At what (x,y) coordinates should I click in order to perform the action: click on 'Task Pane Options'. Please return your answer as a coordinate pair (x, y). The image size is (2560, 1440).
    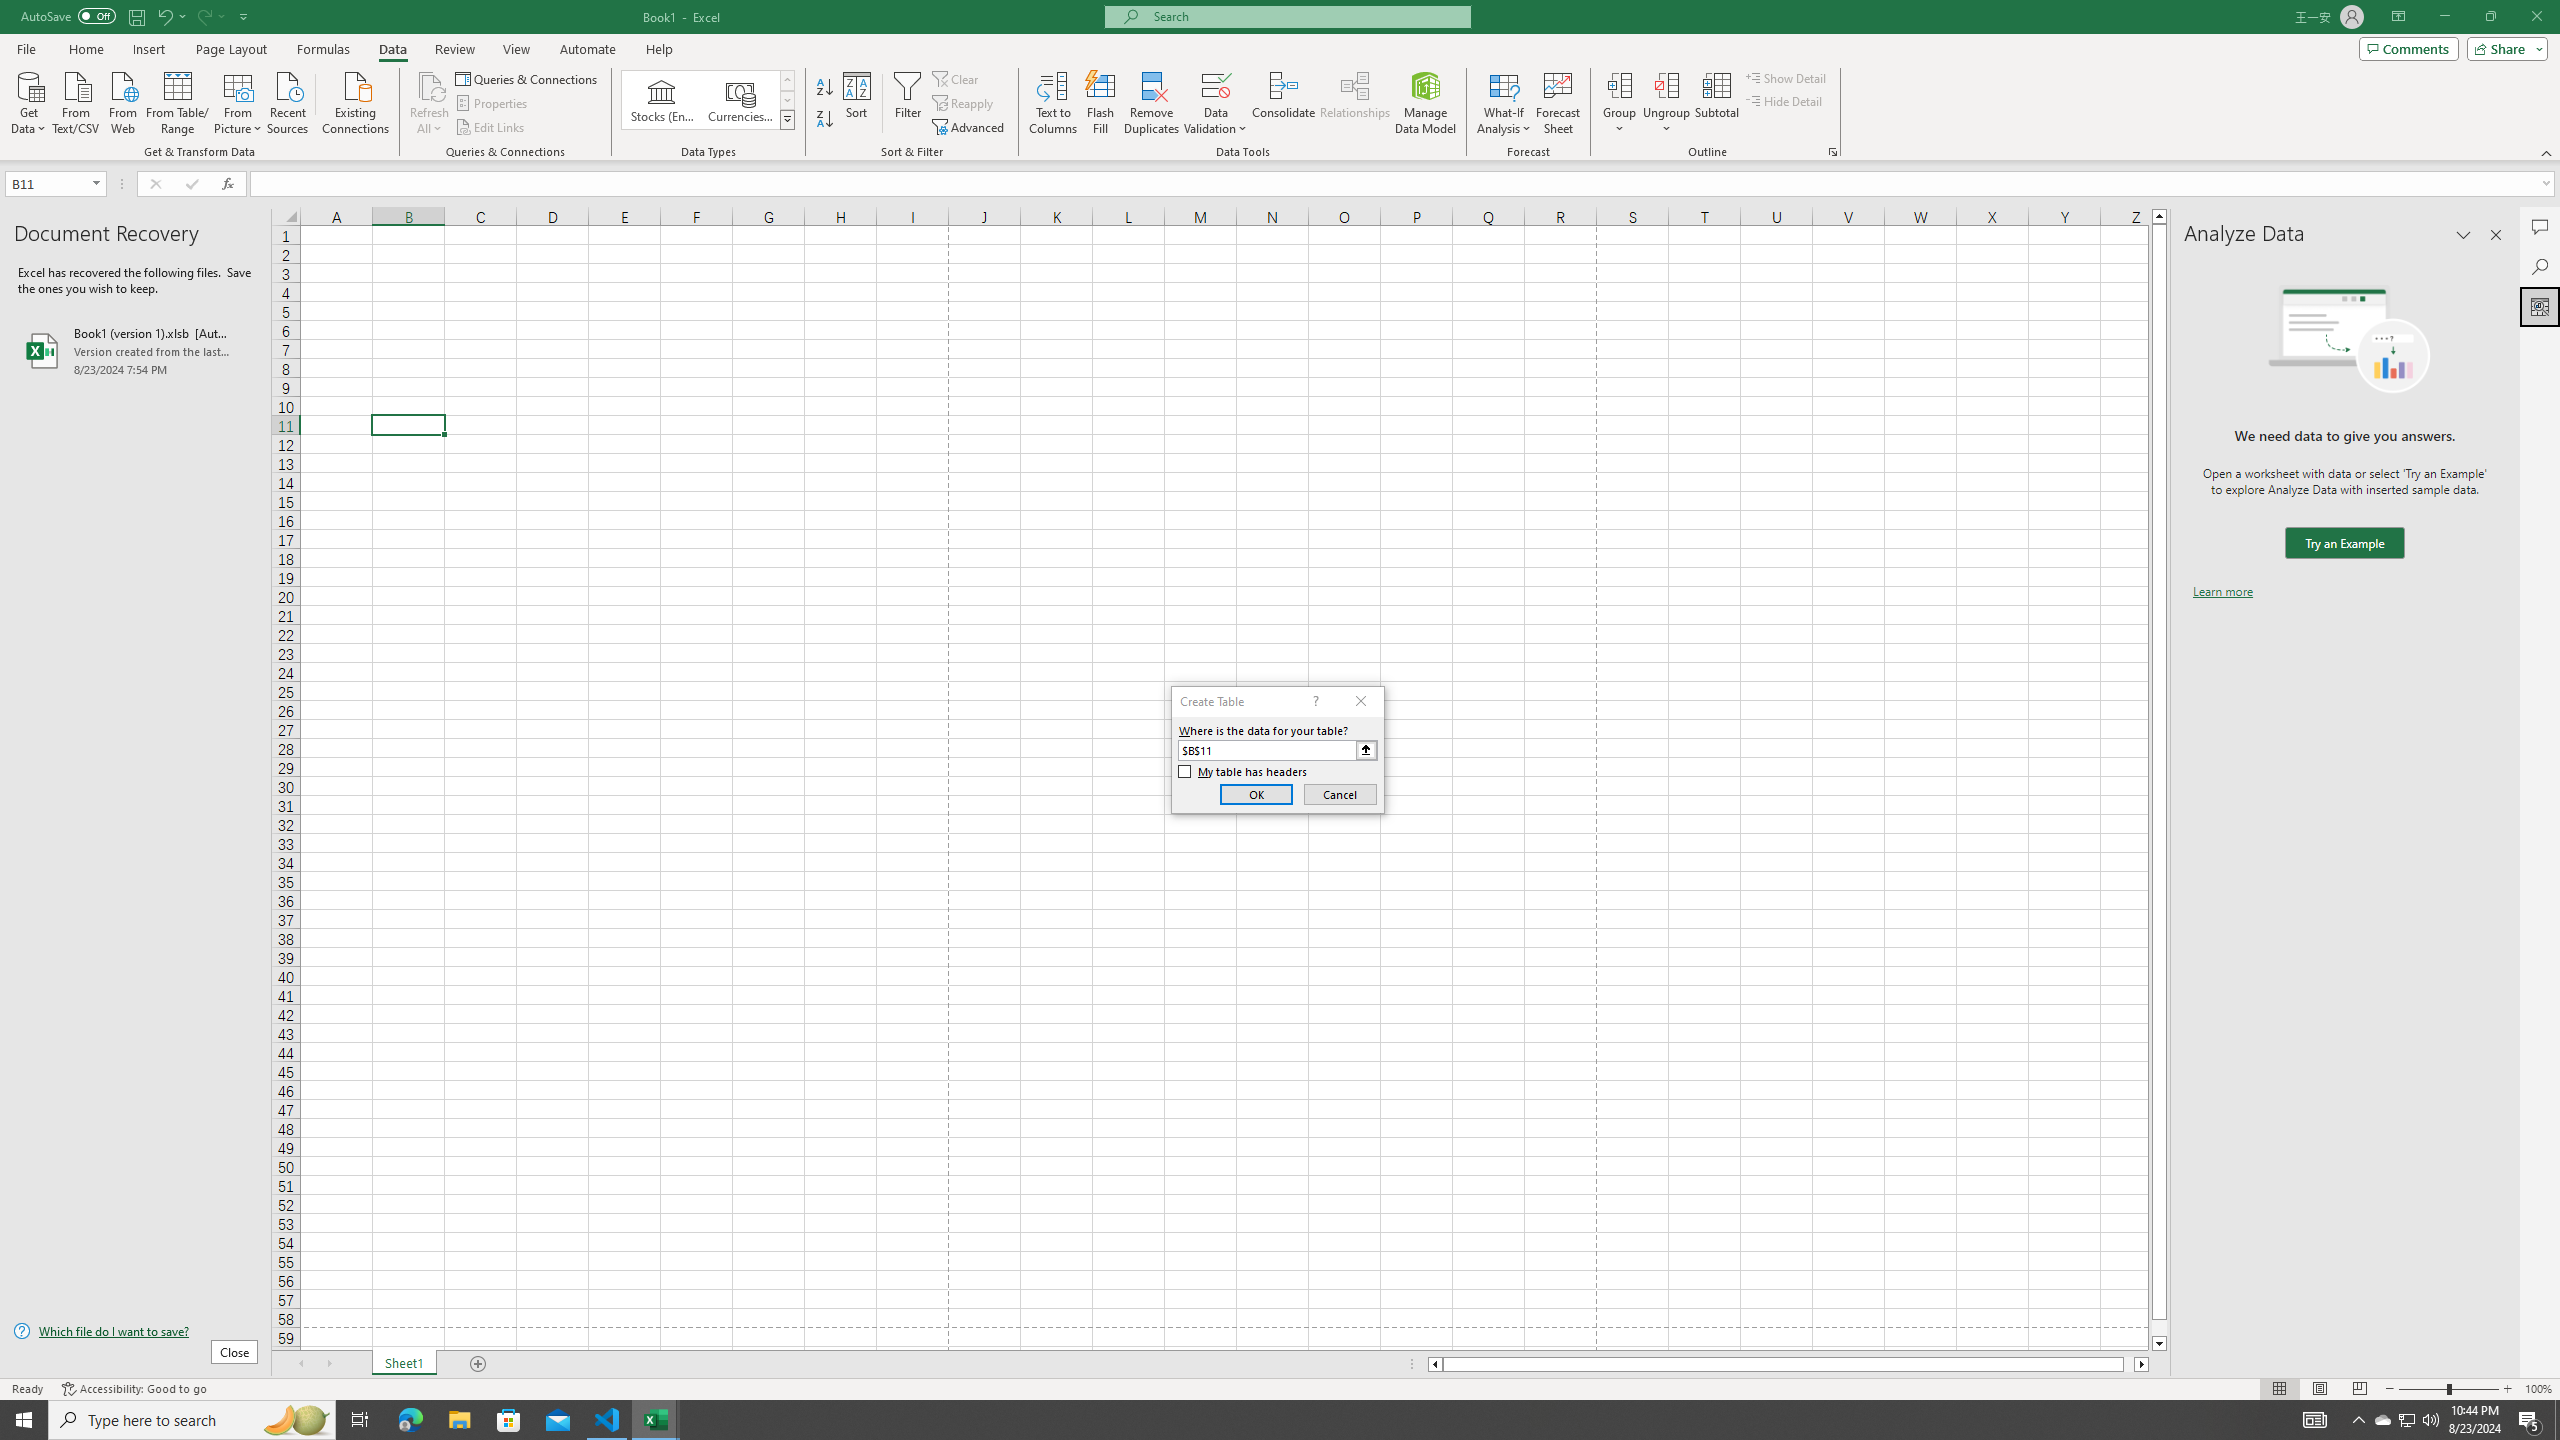
    Looking at the image, I should click on (2463, 234).